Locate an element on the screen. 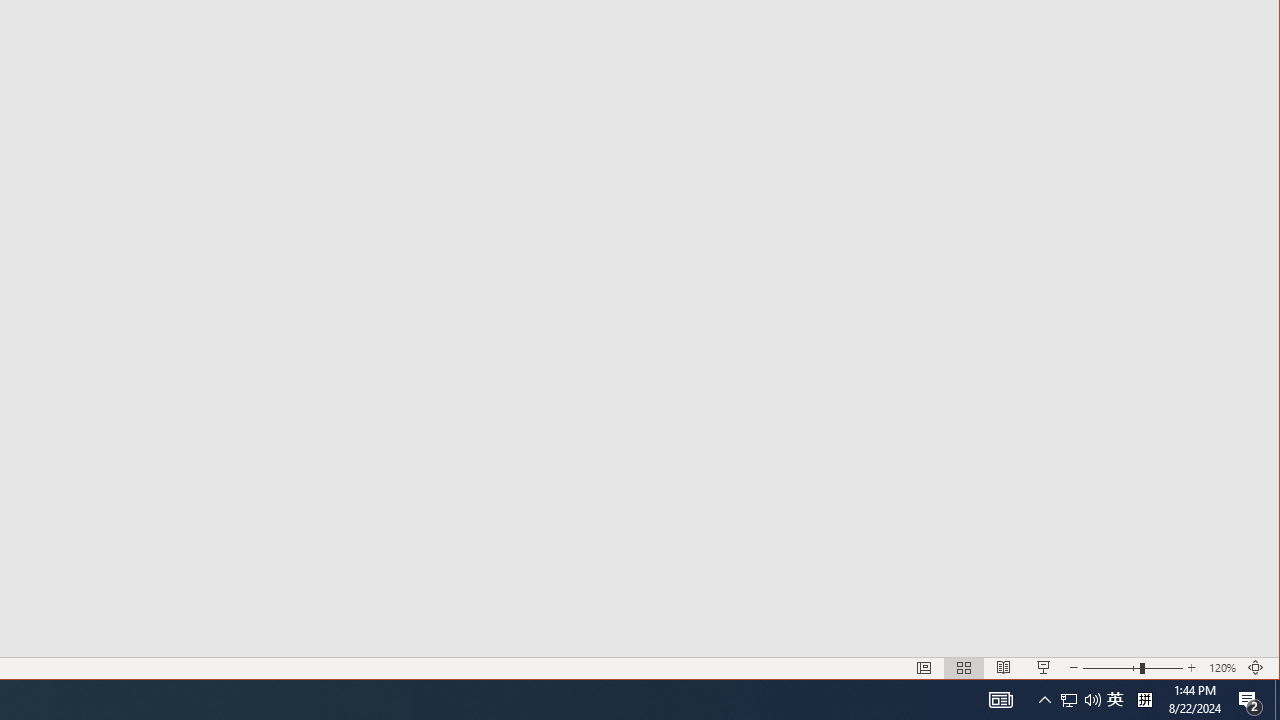 The image size is (1280, 720). 'Q2790: 100%' is located at coordinates (1092, 698).